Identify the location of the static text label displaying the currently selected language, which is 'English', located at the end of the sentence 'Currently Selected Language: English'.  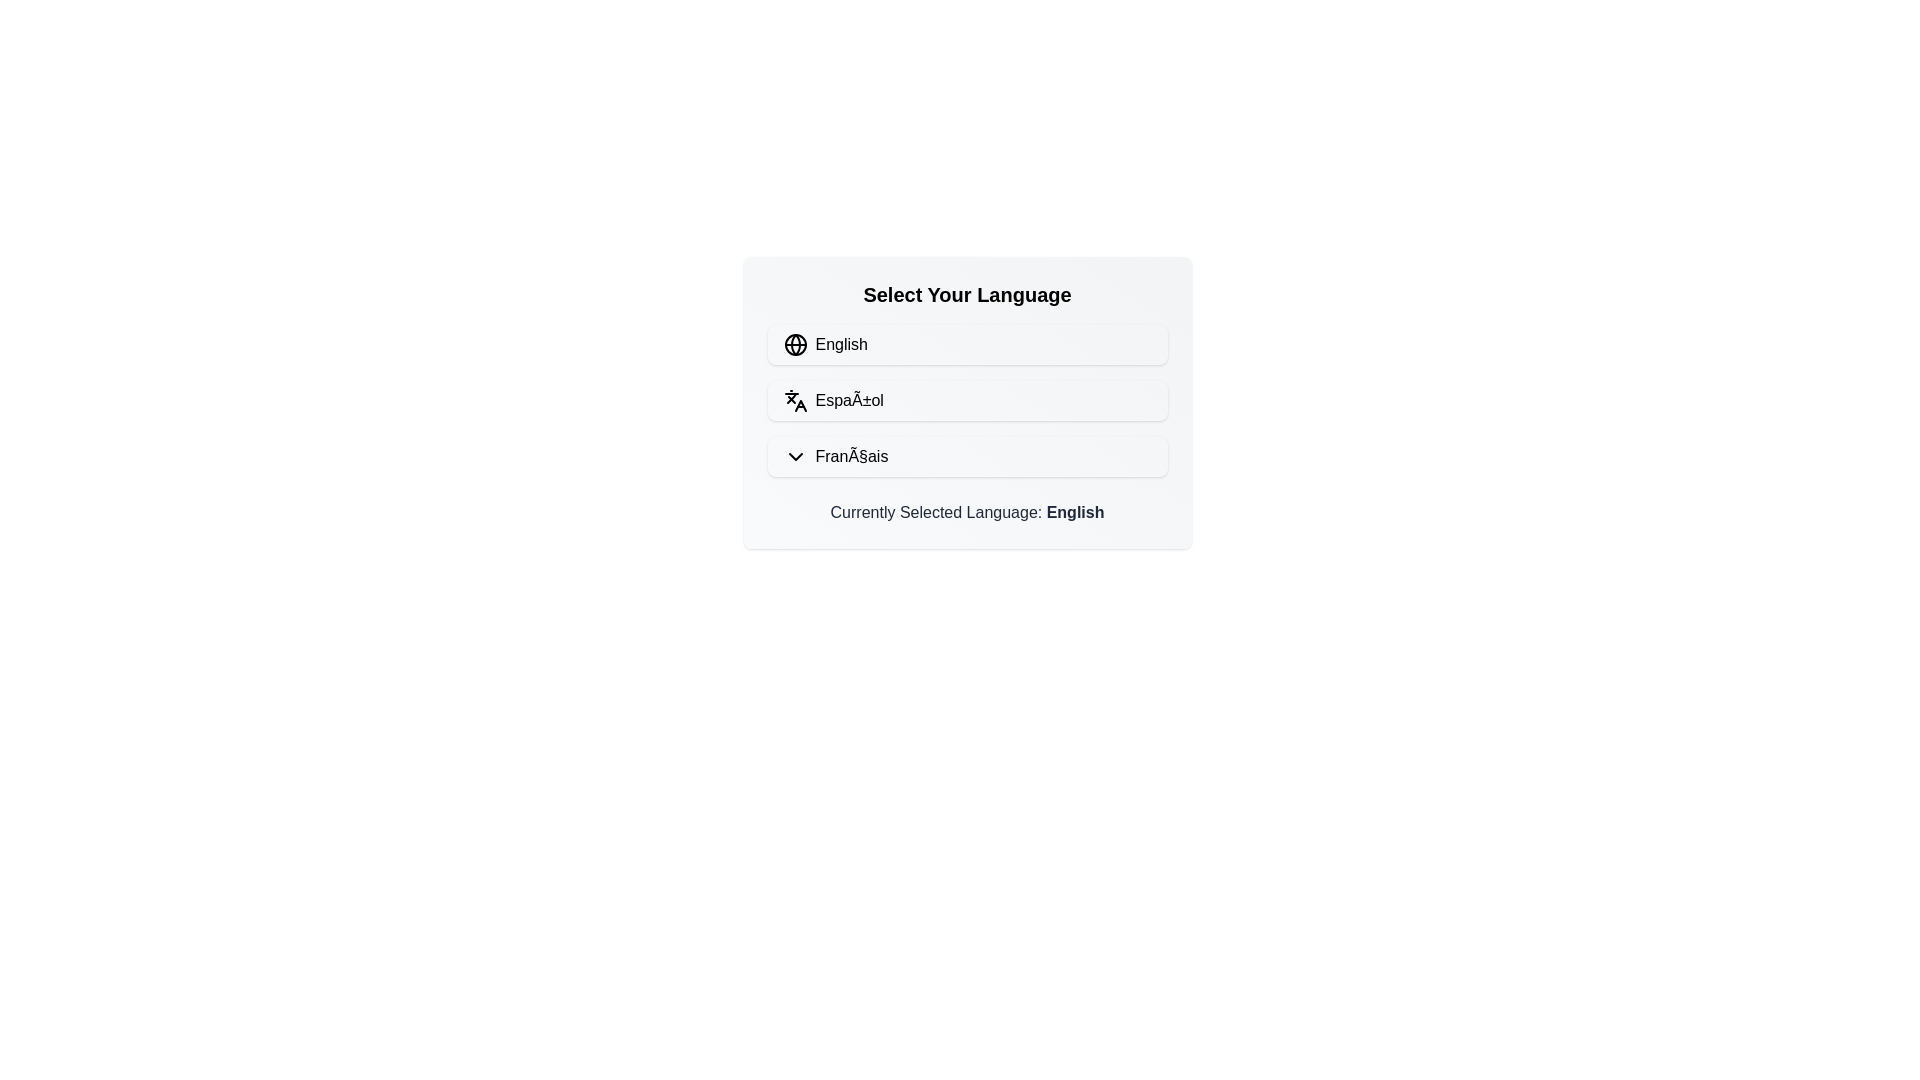
(1074, 511).